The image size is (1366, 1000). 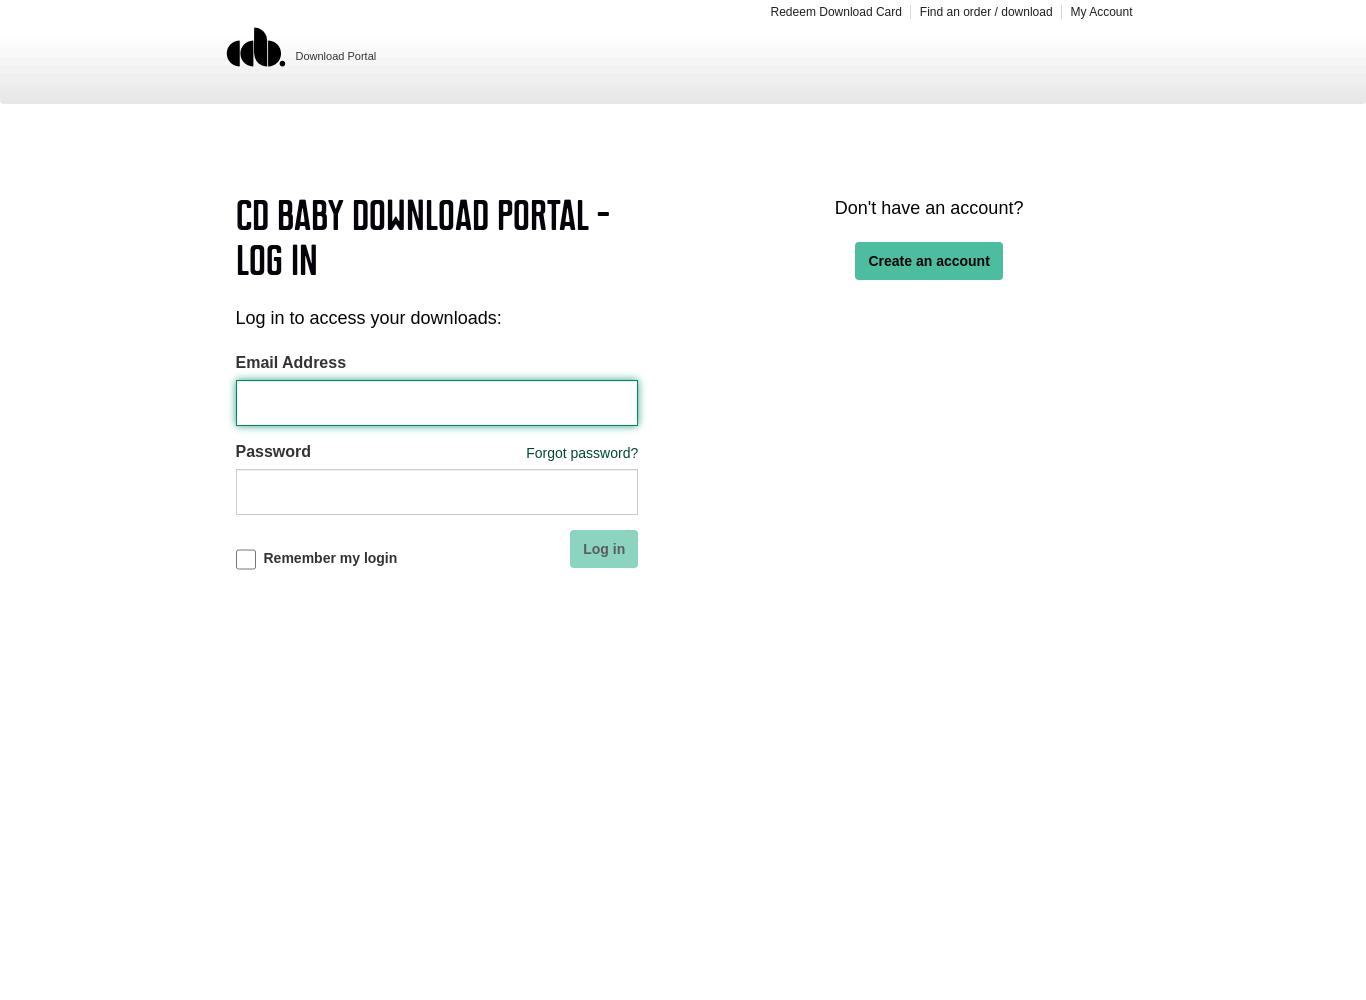 What do you see at coordinates (581, 451) in the screenshot?
I see `'Forgot password?'` at bounding box center [581, 451].